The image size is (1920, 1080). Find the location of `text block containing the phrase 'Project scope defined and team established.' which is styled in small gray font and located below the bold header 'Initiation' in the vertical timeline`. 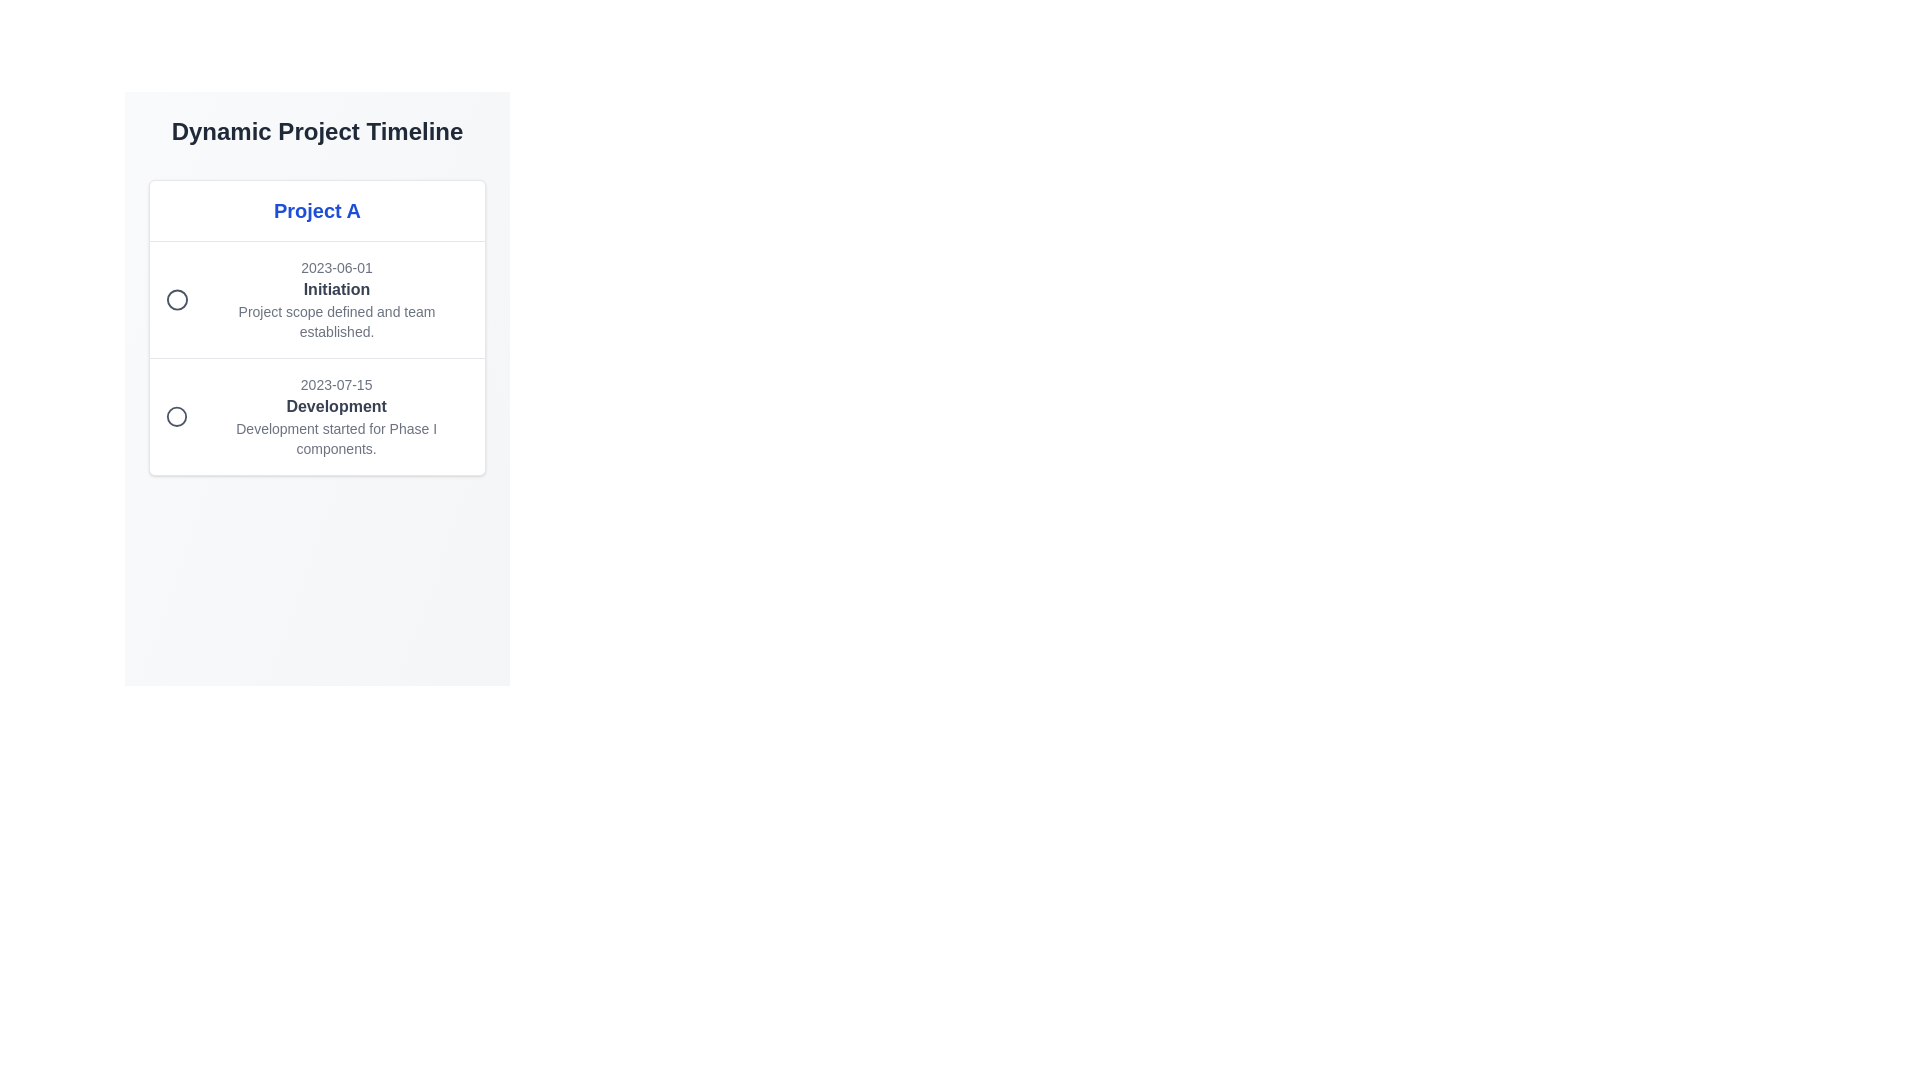

text block containing the phrase 'Project scope defined and team established.' which is styled in small gray font and located below the bold header 'Initiation' in the vertical timeline is located at coordinates (336, 320).